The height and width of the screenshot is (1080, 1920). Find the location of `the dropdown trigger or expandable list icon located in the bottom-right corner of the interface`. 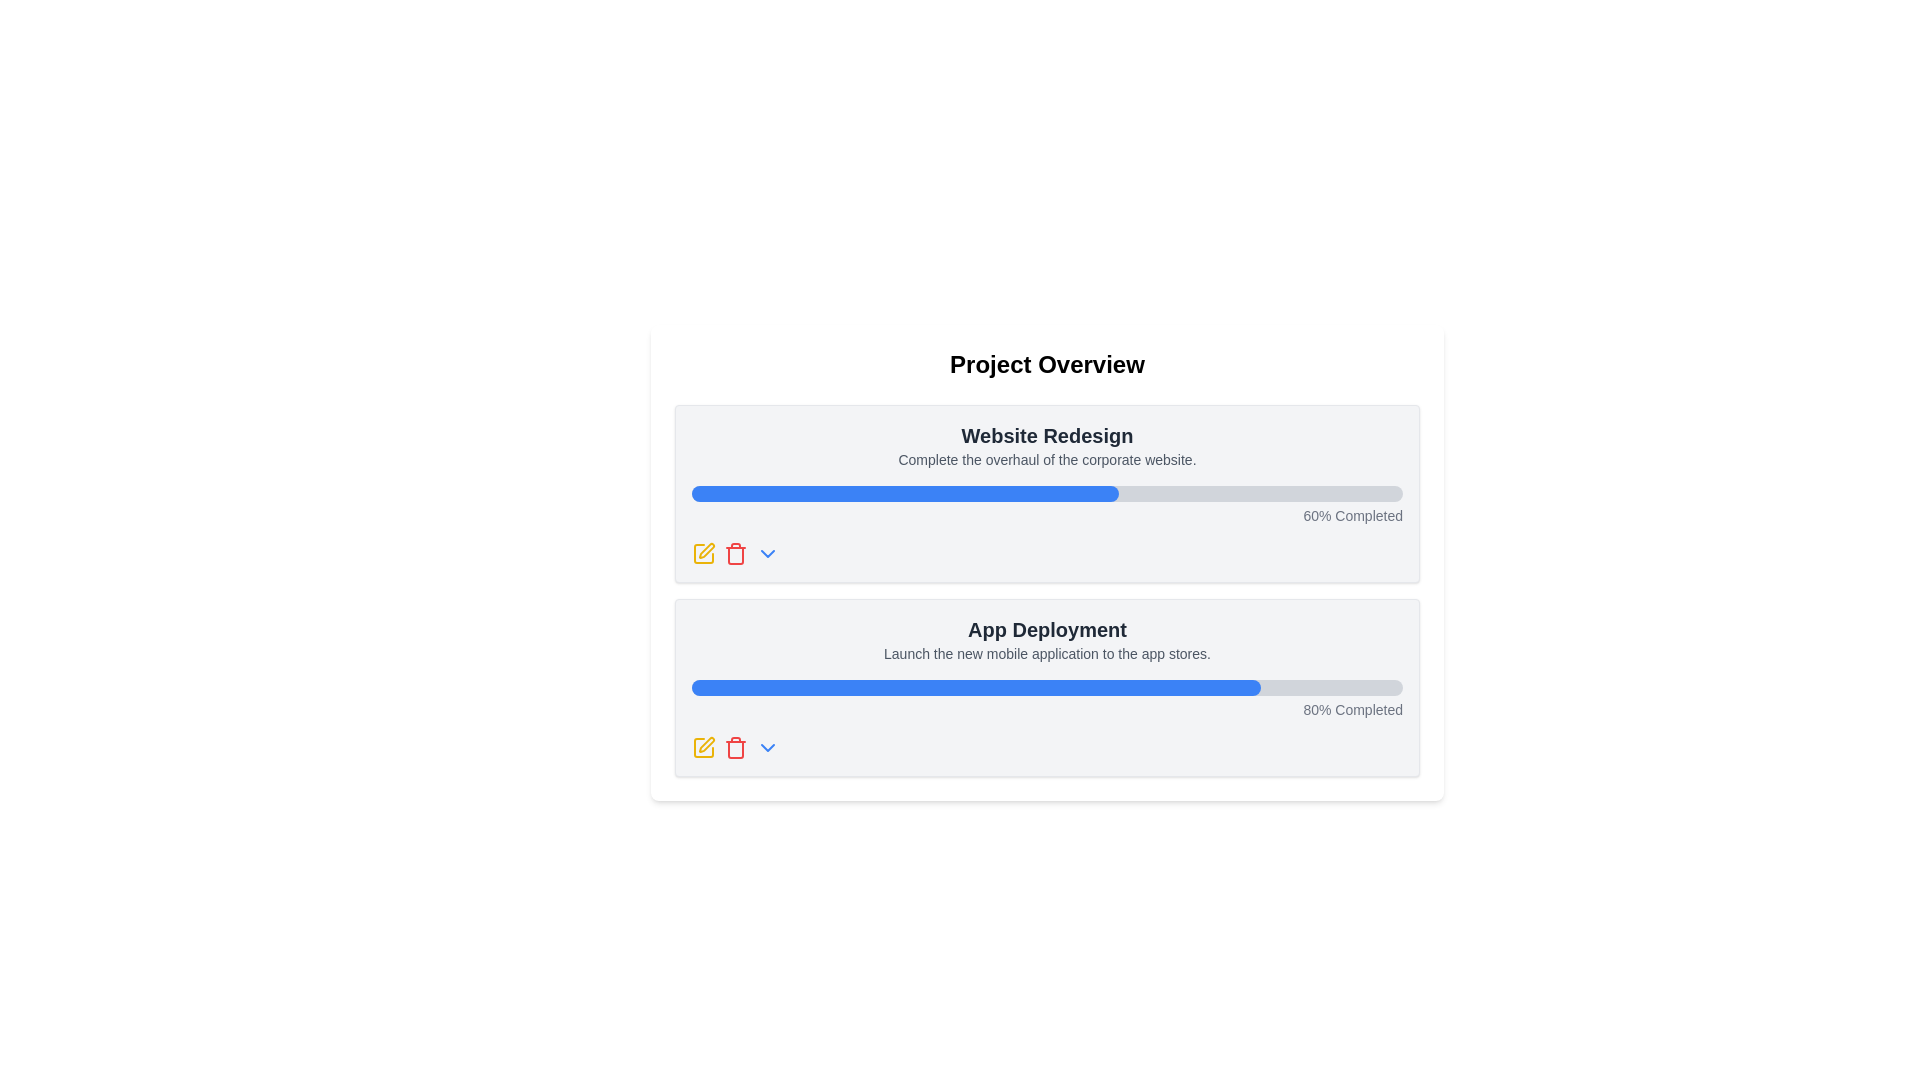

the dropdown trigger or expandable list icon located in the bottom-right corner of the interface is located at coordinates (767, 748).